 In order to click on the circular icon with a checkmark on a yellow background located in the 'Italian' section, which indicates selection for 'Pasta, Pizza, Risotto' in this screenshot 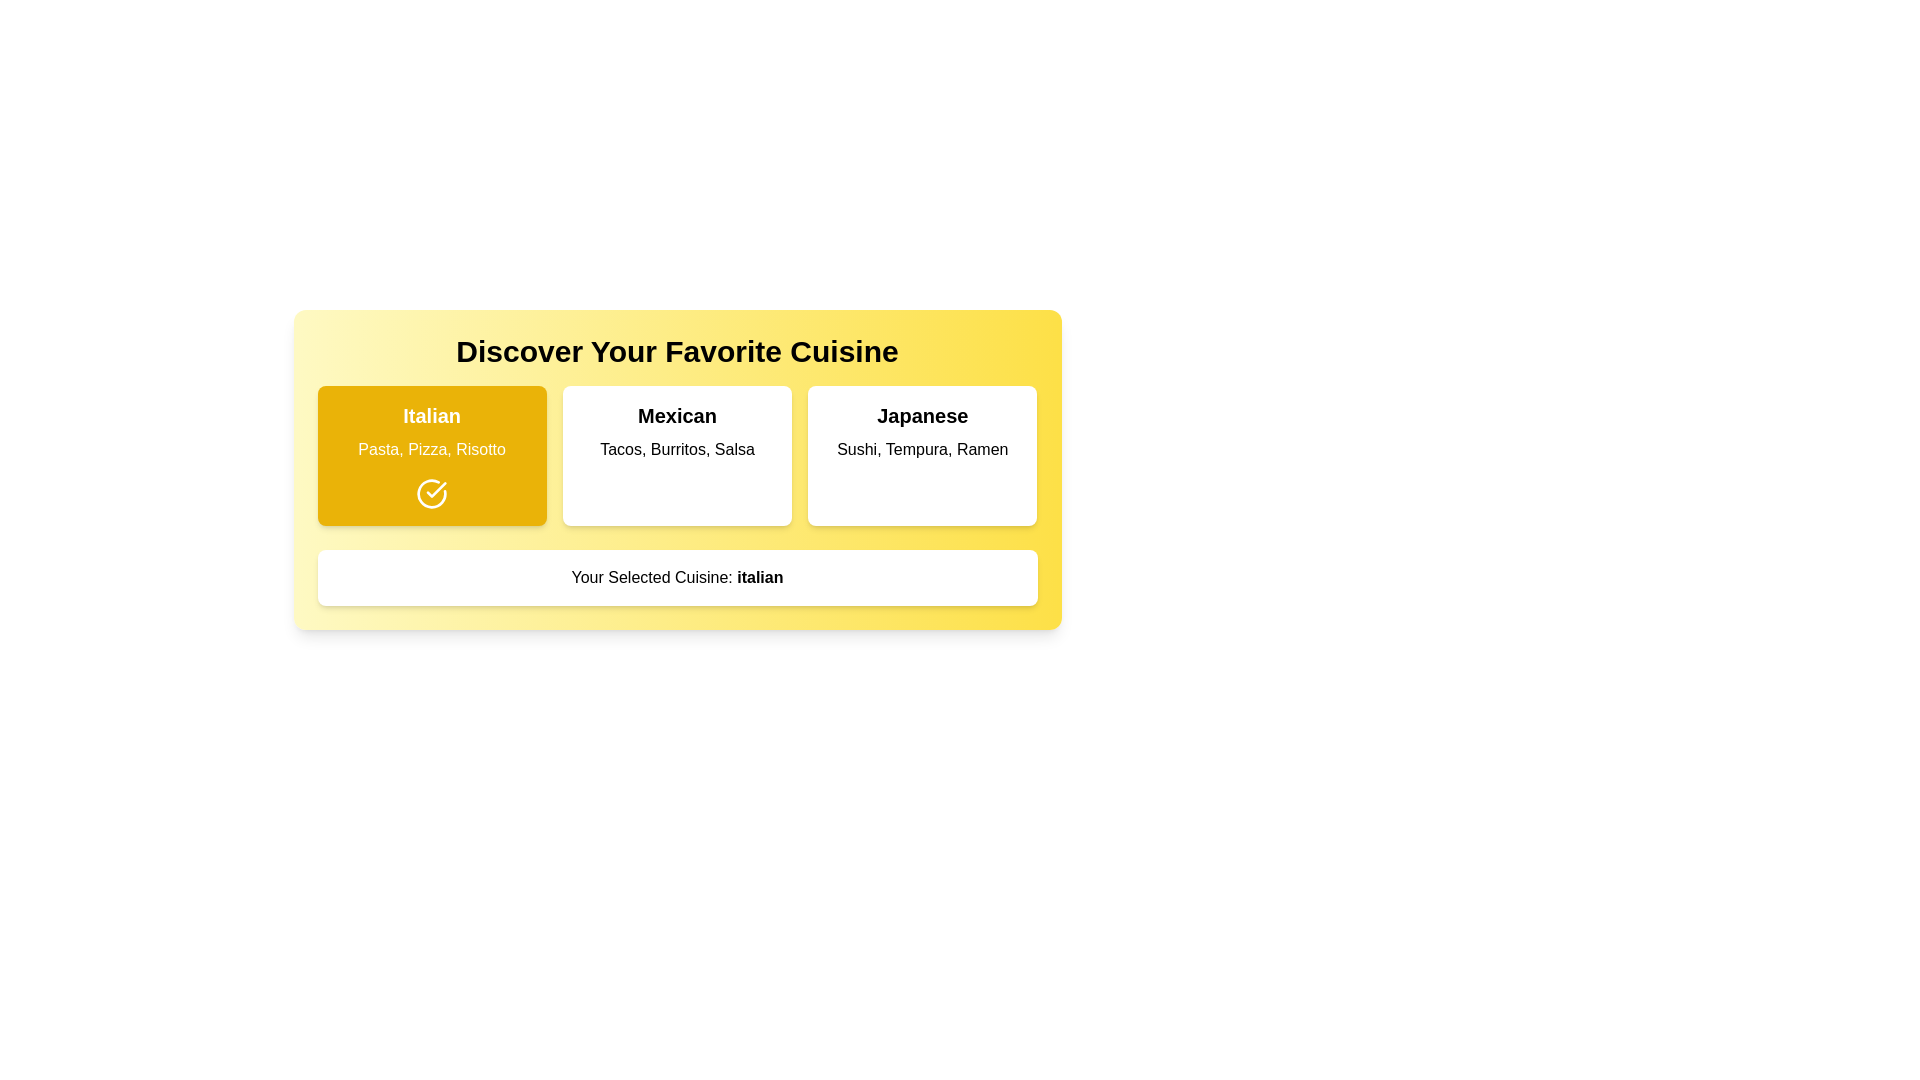, I will do `click(431, 493)`.